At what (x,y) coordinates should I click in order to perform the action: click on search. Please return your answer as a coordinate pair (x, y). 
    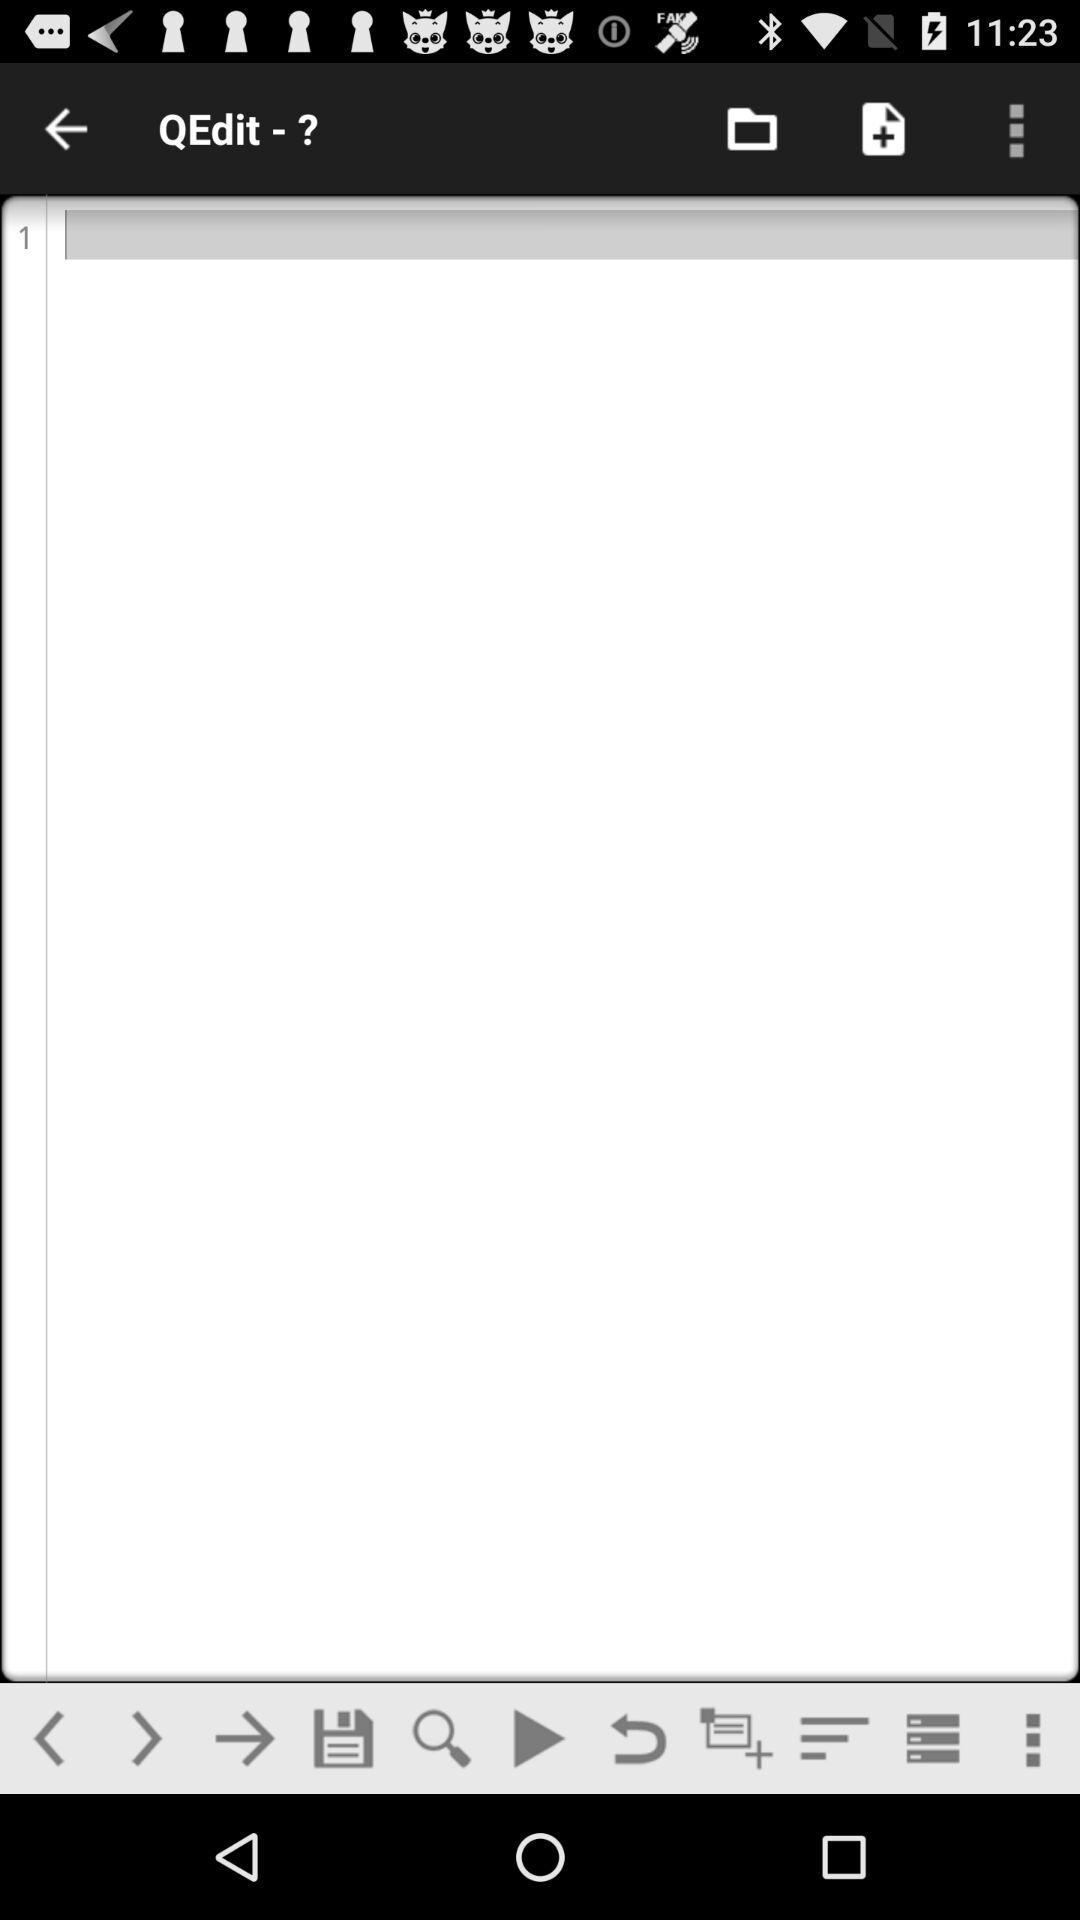
    Looking at the image, I should click on (440, 1737).